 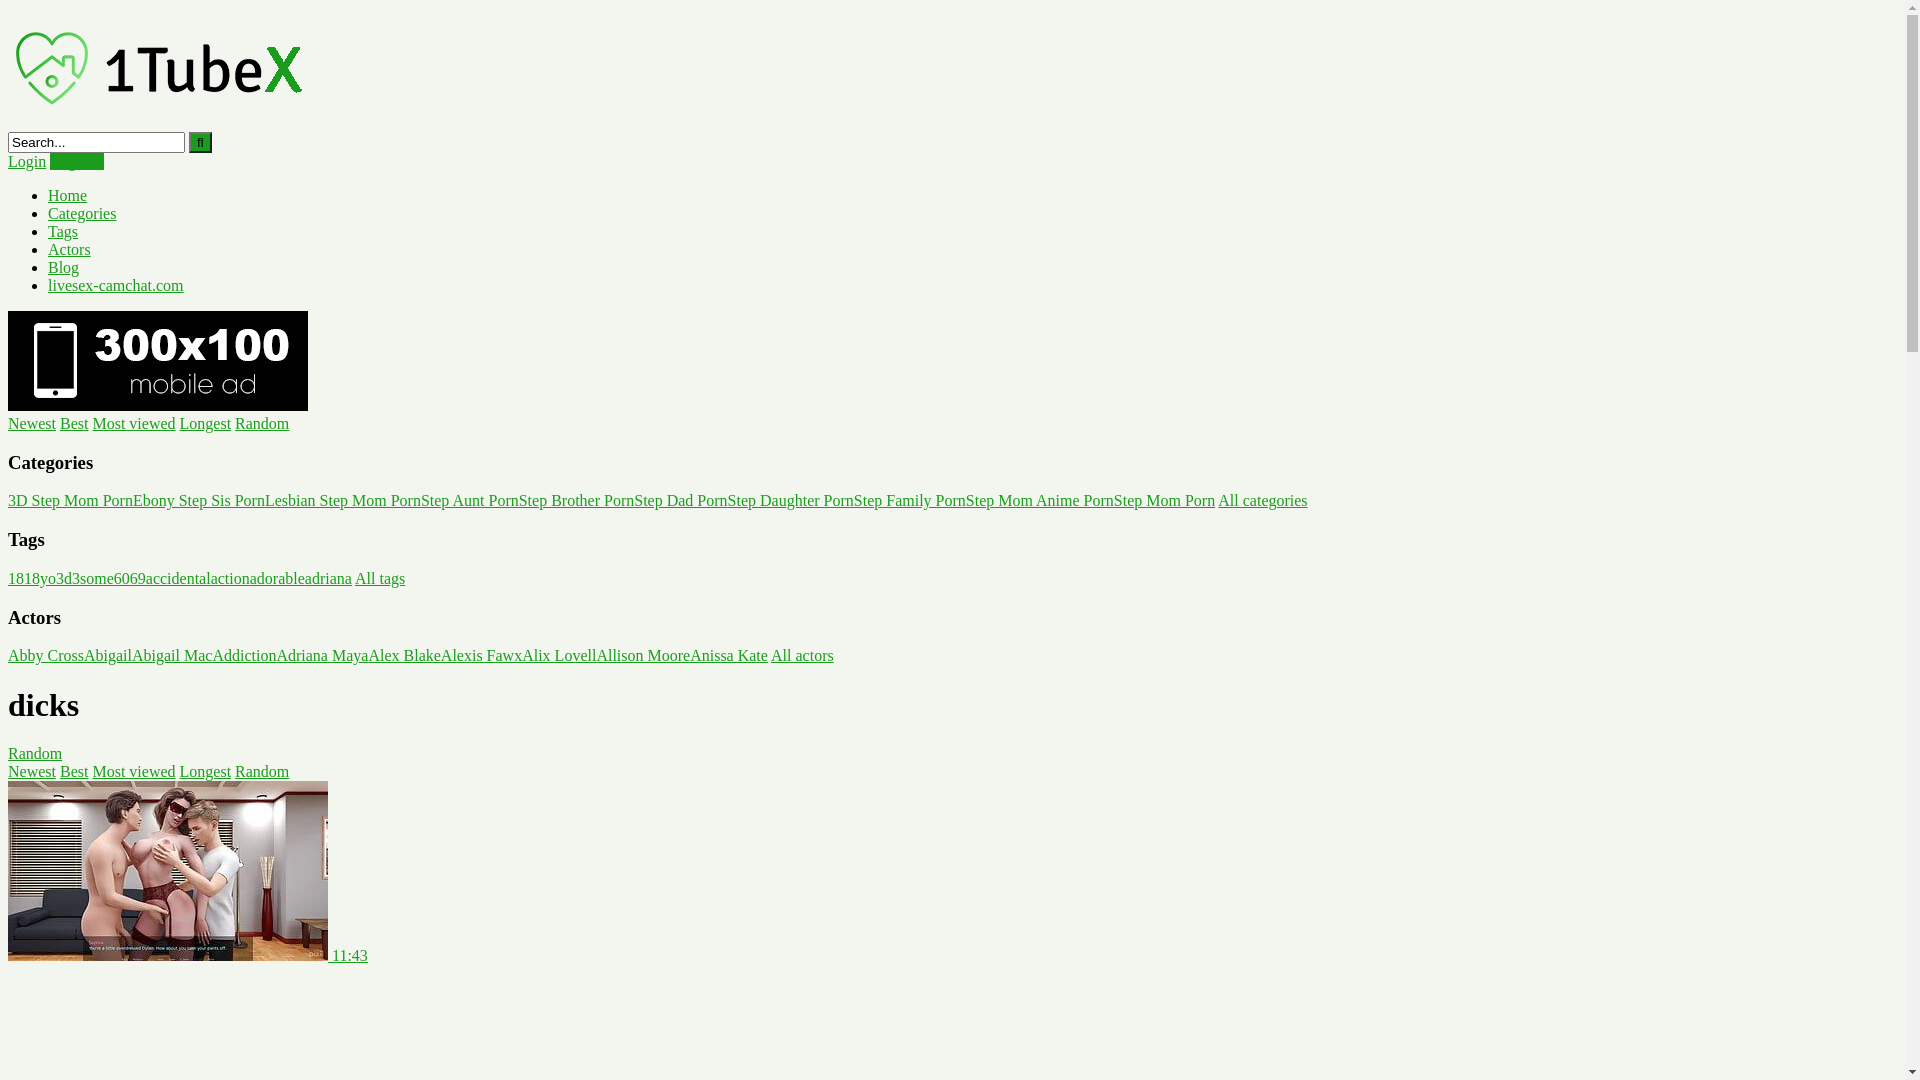 I want to click on 'Longest', so click(x=206, y=770).